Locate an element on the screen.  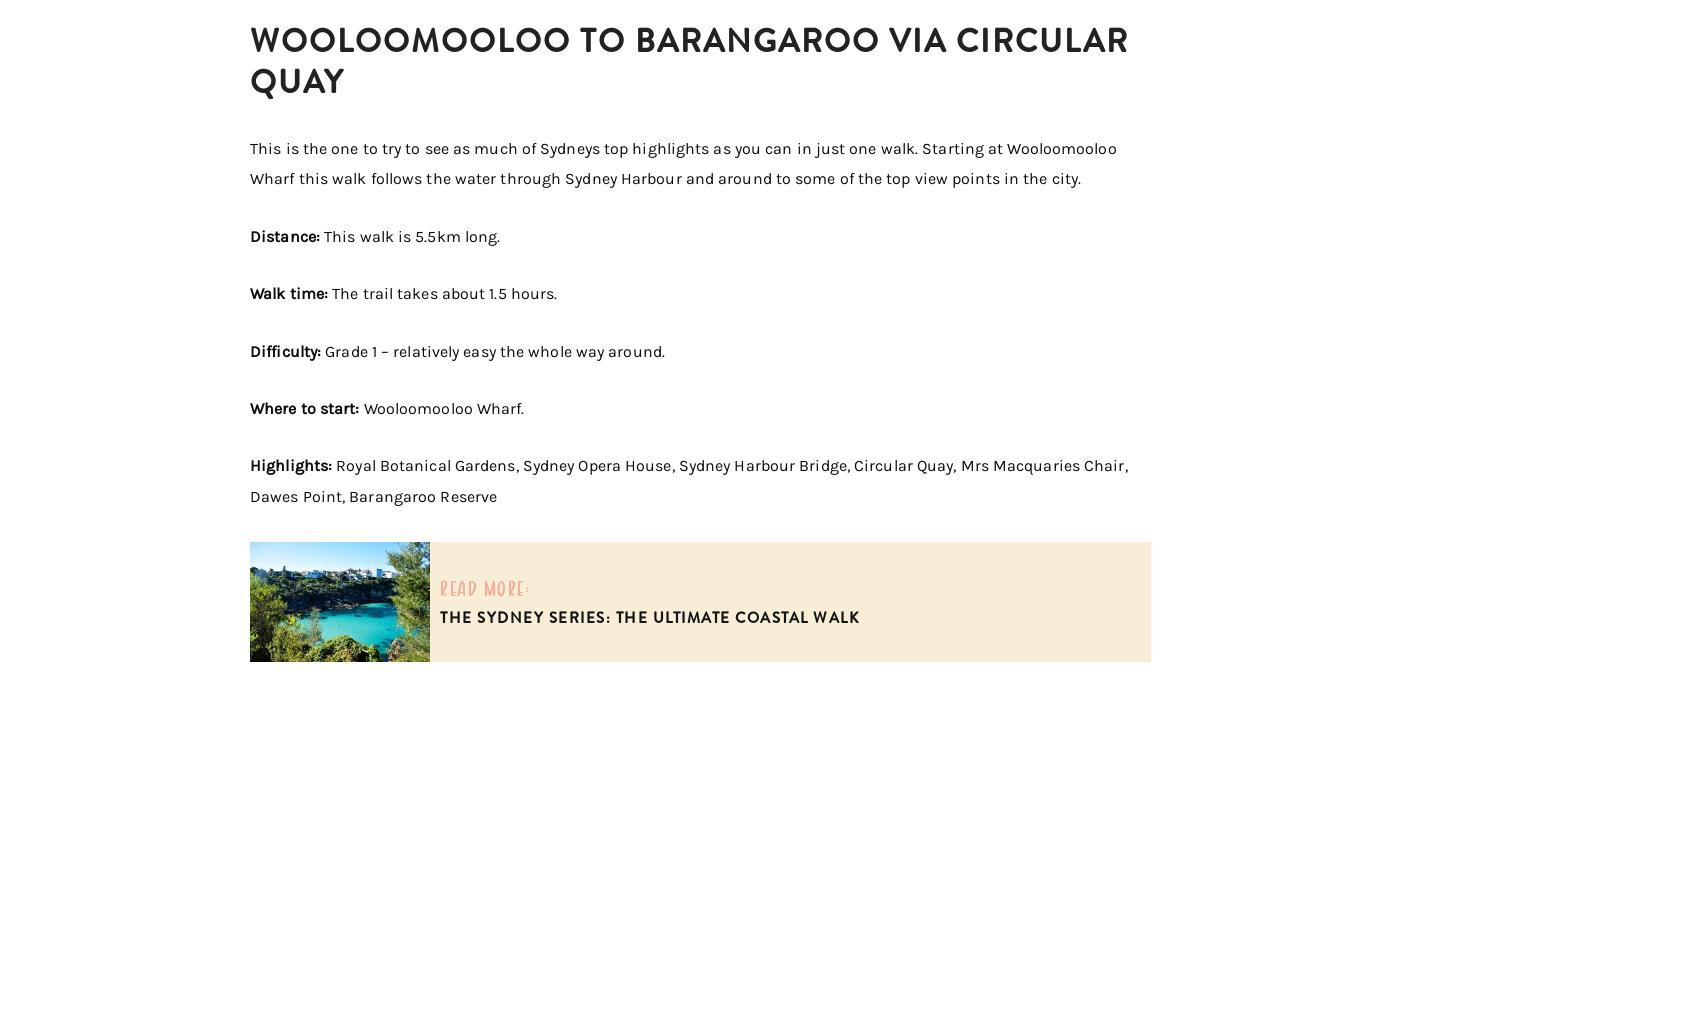
'This is the one to try to see as much of Sydneys top highlights as you can in just one walk. Starting at Wooloomooloo Wharf this walk follows the water through Sydney Harbour and around to some of the top view points in the city.' is located at coordinates (683, 163).